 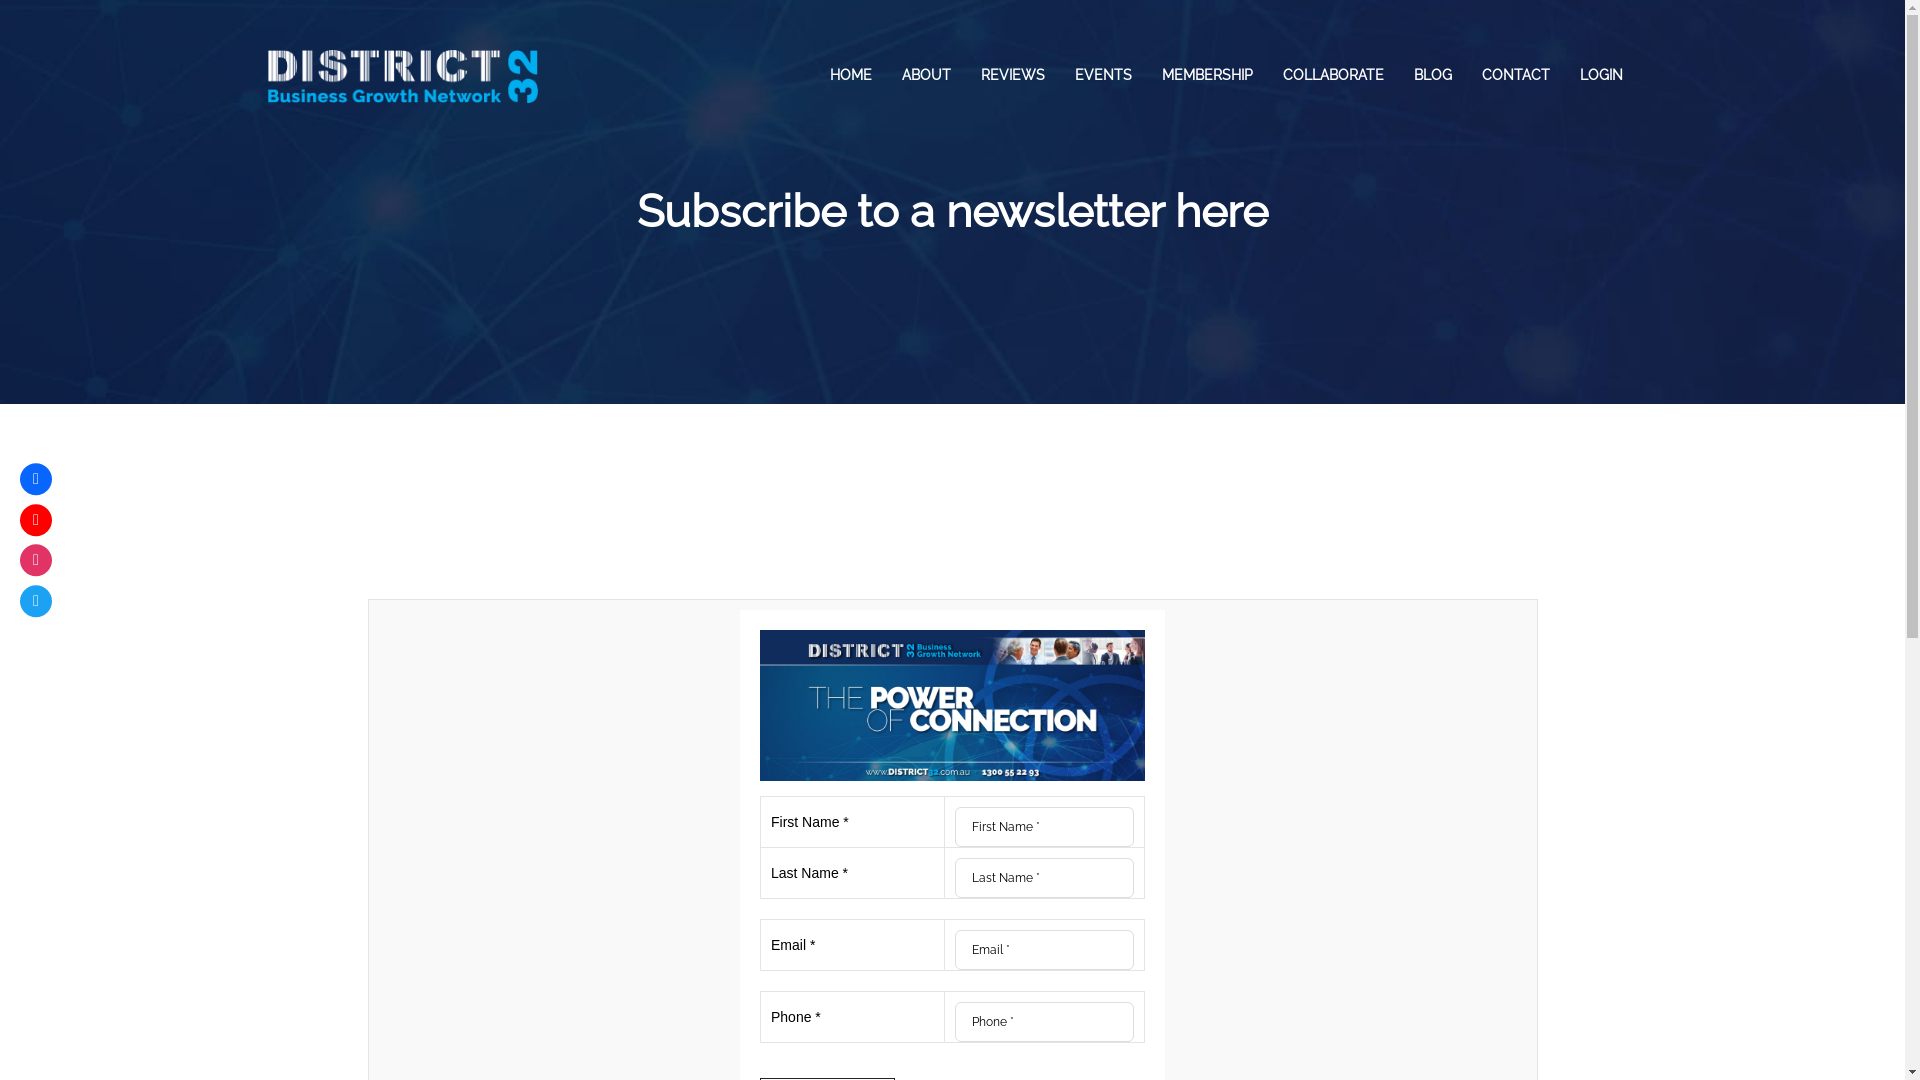 What do you see at coordinates (19, 600) in the screenshot?
I see `'Twitter'` at bounding box center [19, 600].